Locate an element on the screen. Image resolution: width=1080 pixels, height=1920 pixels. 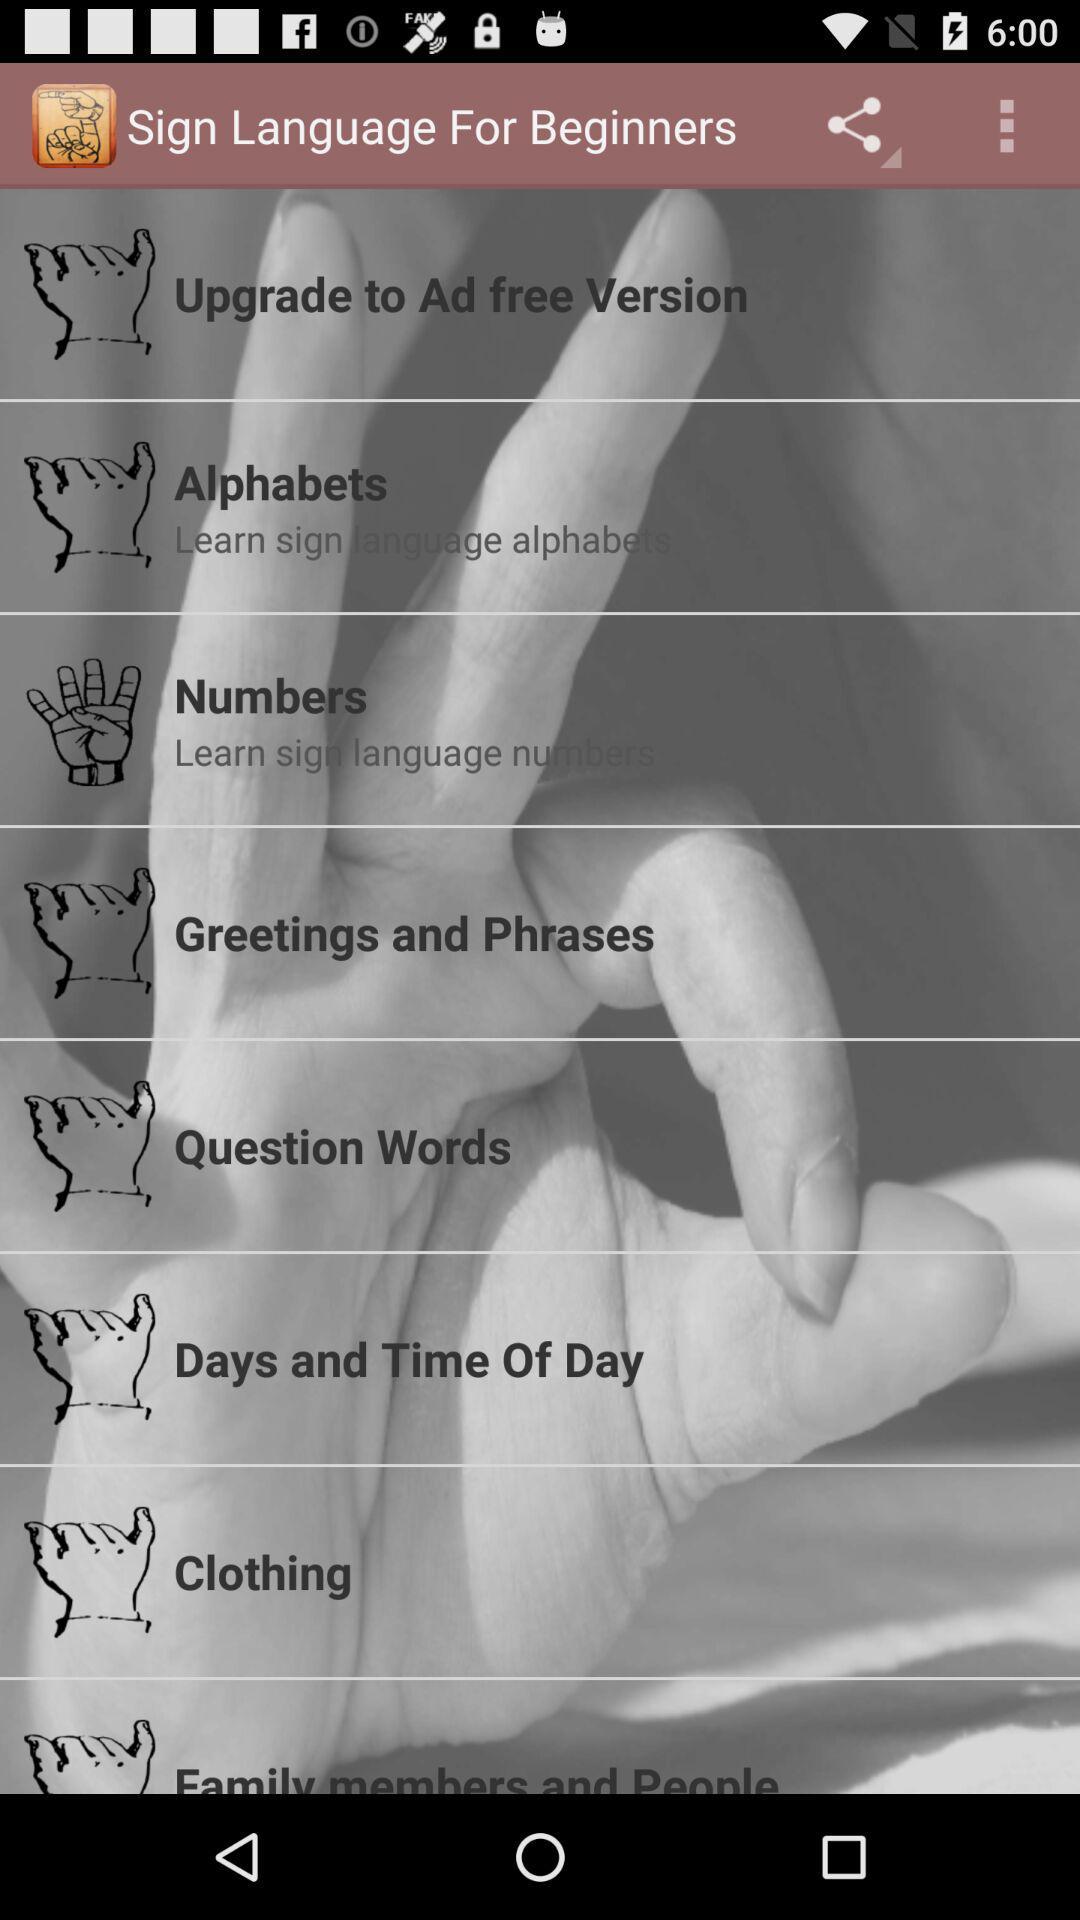
icon below the greetings and phrases item is located at coordinates (613, 1145).